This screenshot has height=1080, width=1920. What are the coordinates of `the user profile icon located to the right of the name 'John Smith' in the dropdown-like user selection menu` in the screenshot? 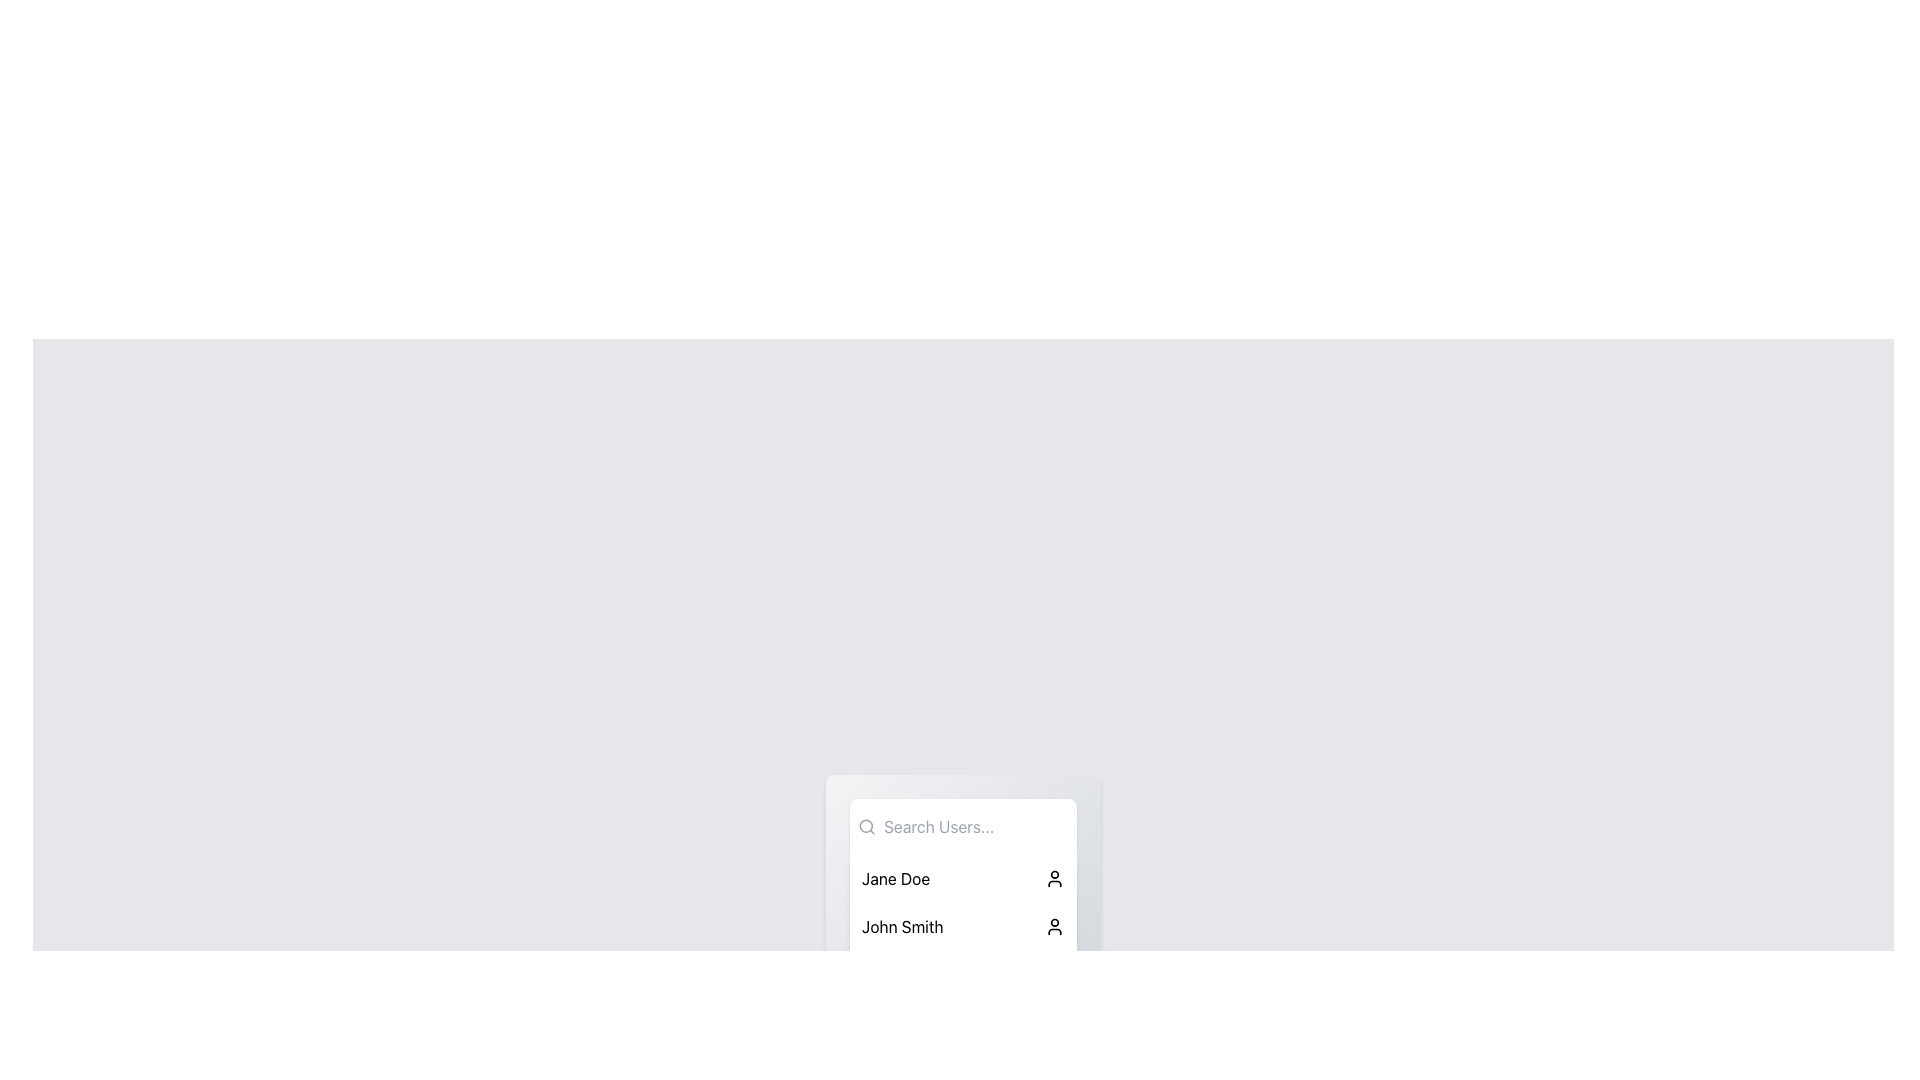 It's located at (1054, 926).